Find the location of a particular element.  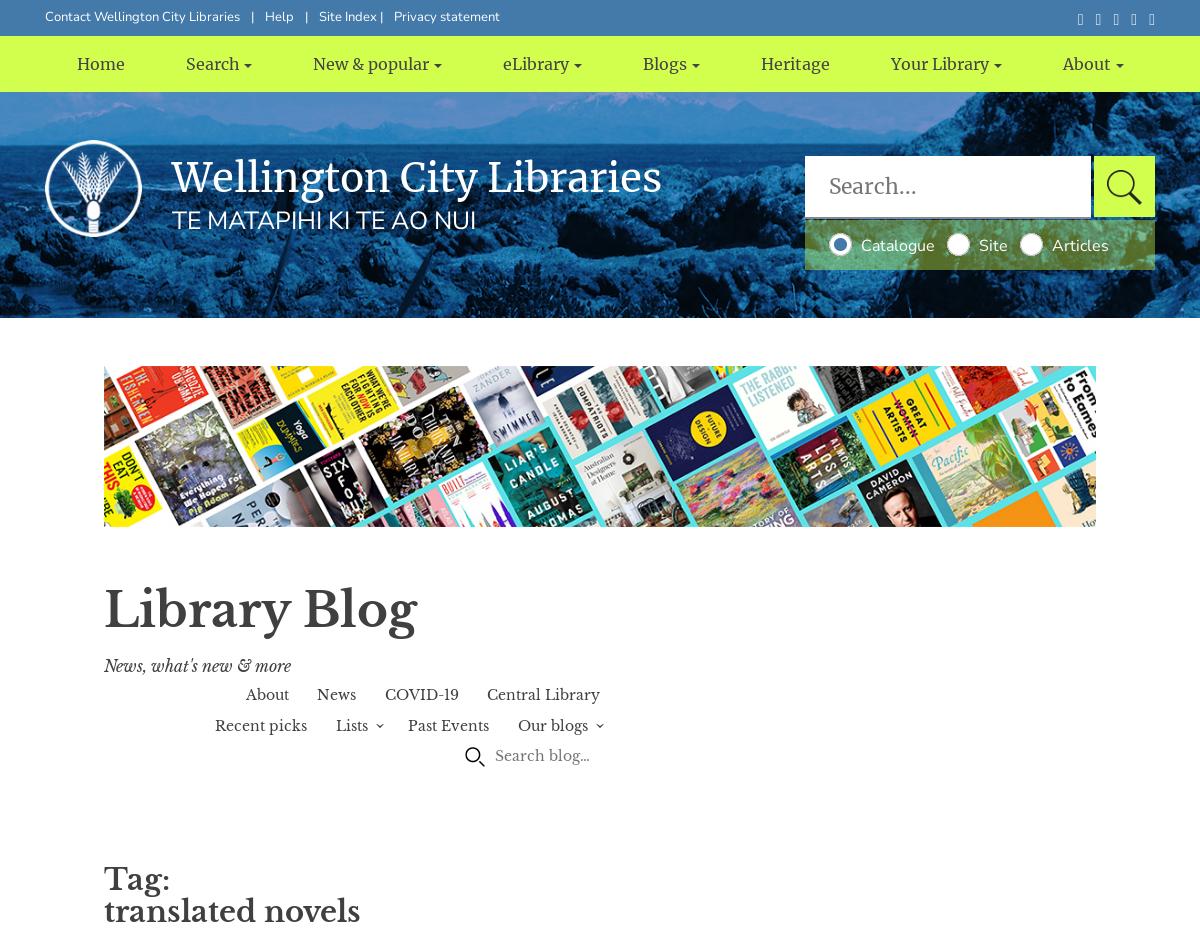

'COVID-19' is located at coordinates (420, 694).